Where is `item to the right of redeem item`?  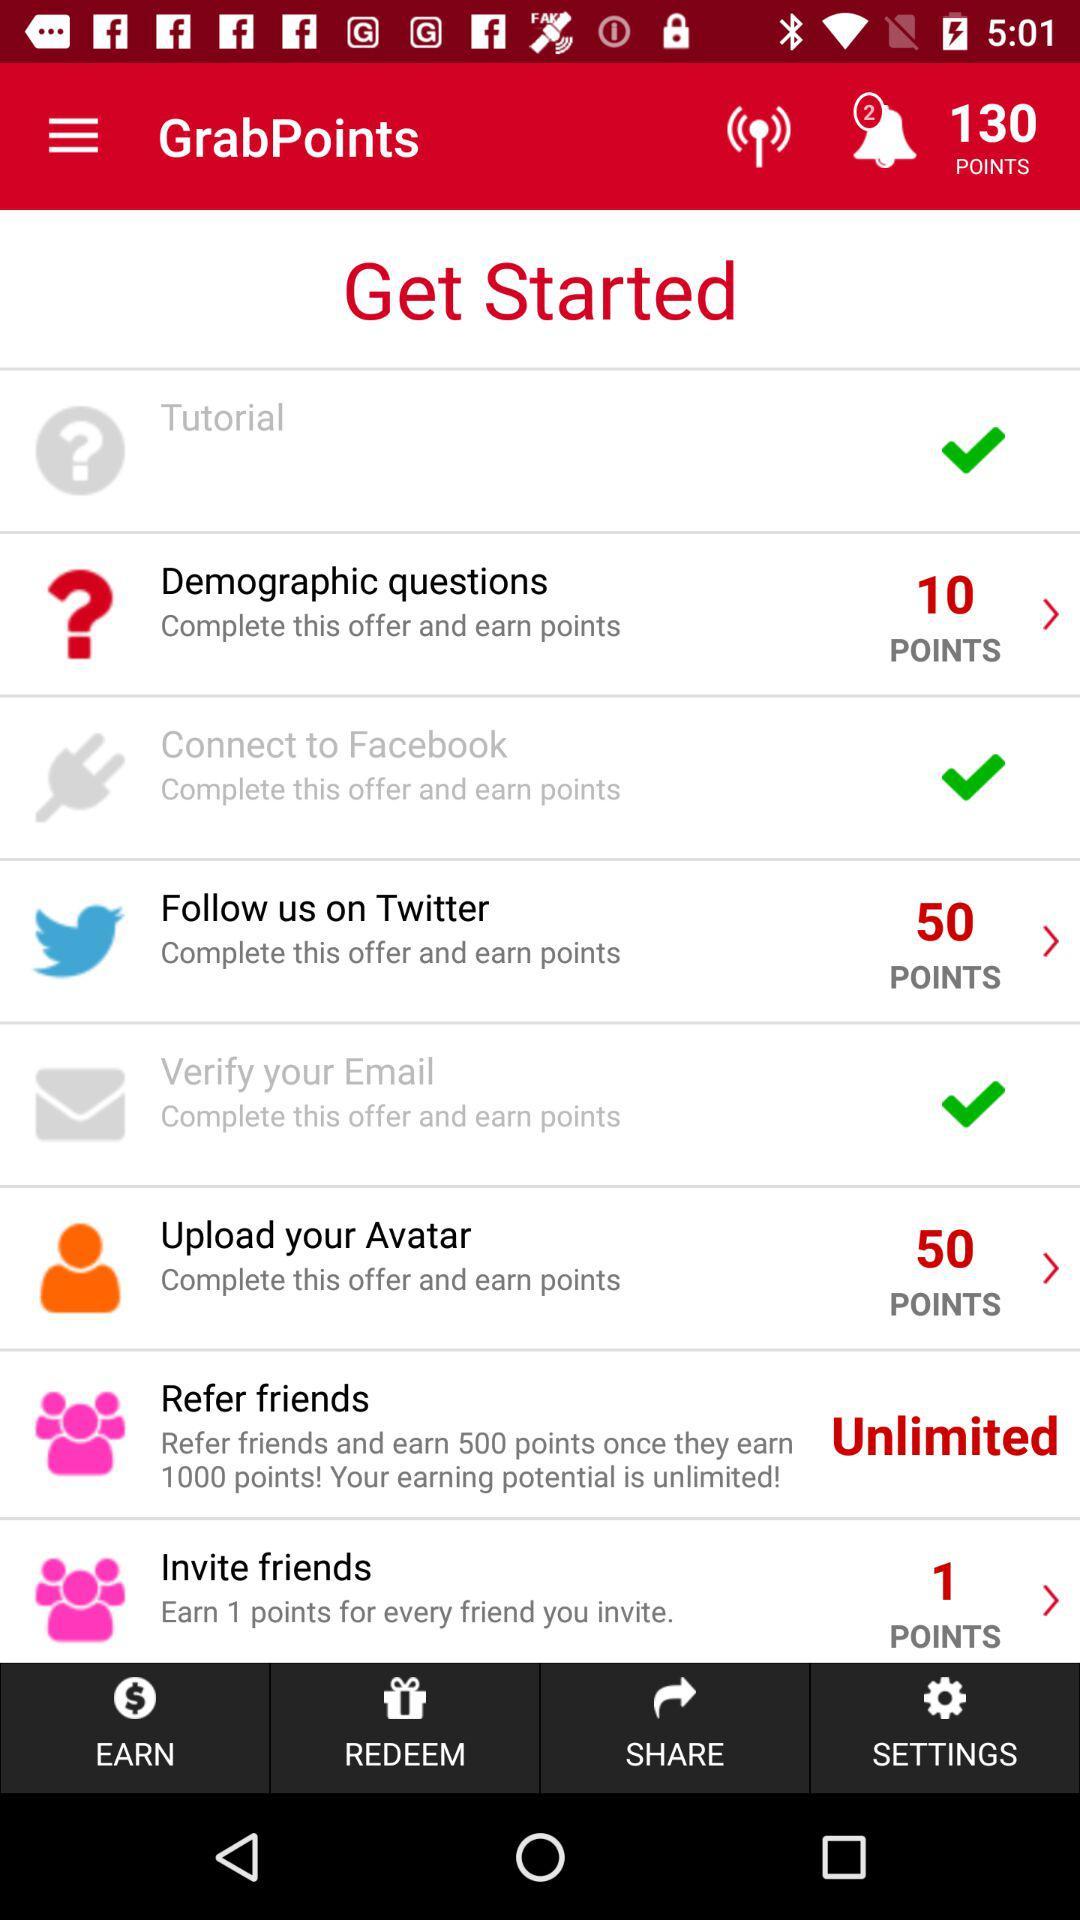 item to the right of redeem item is located at coordinates (675, 1727).